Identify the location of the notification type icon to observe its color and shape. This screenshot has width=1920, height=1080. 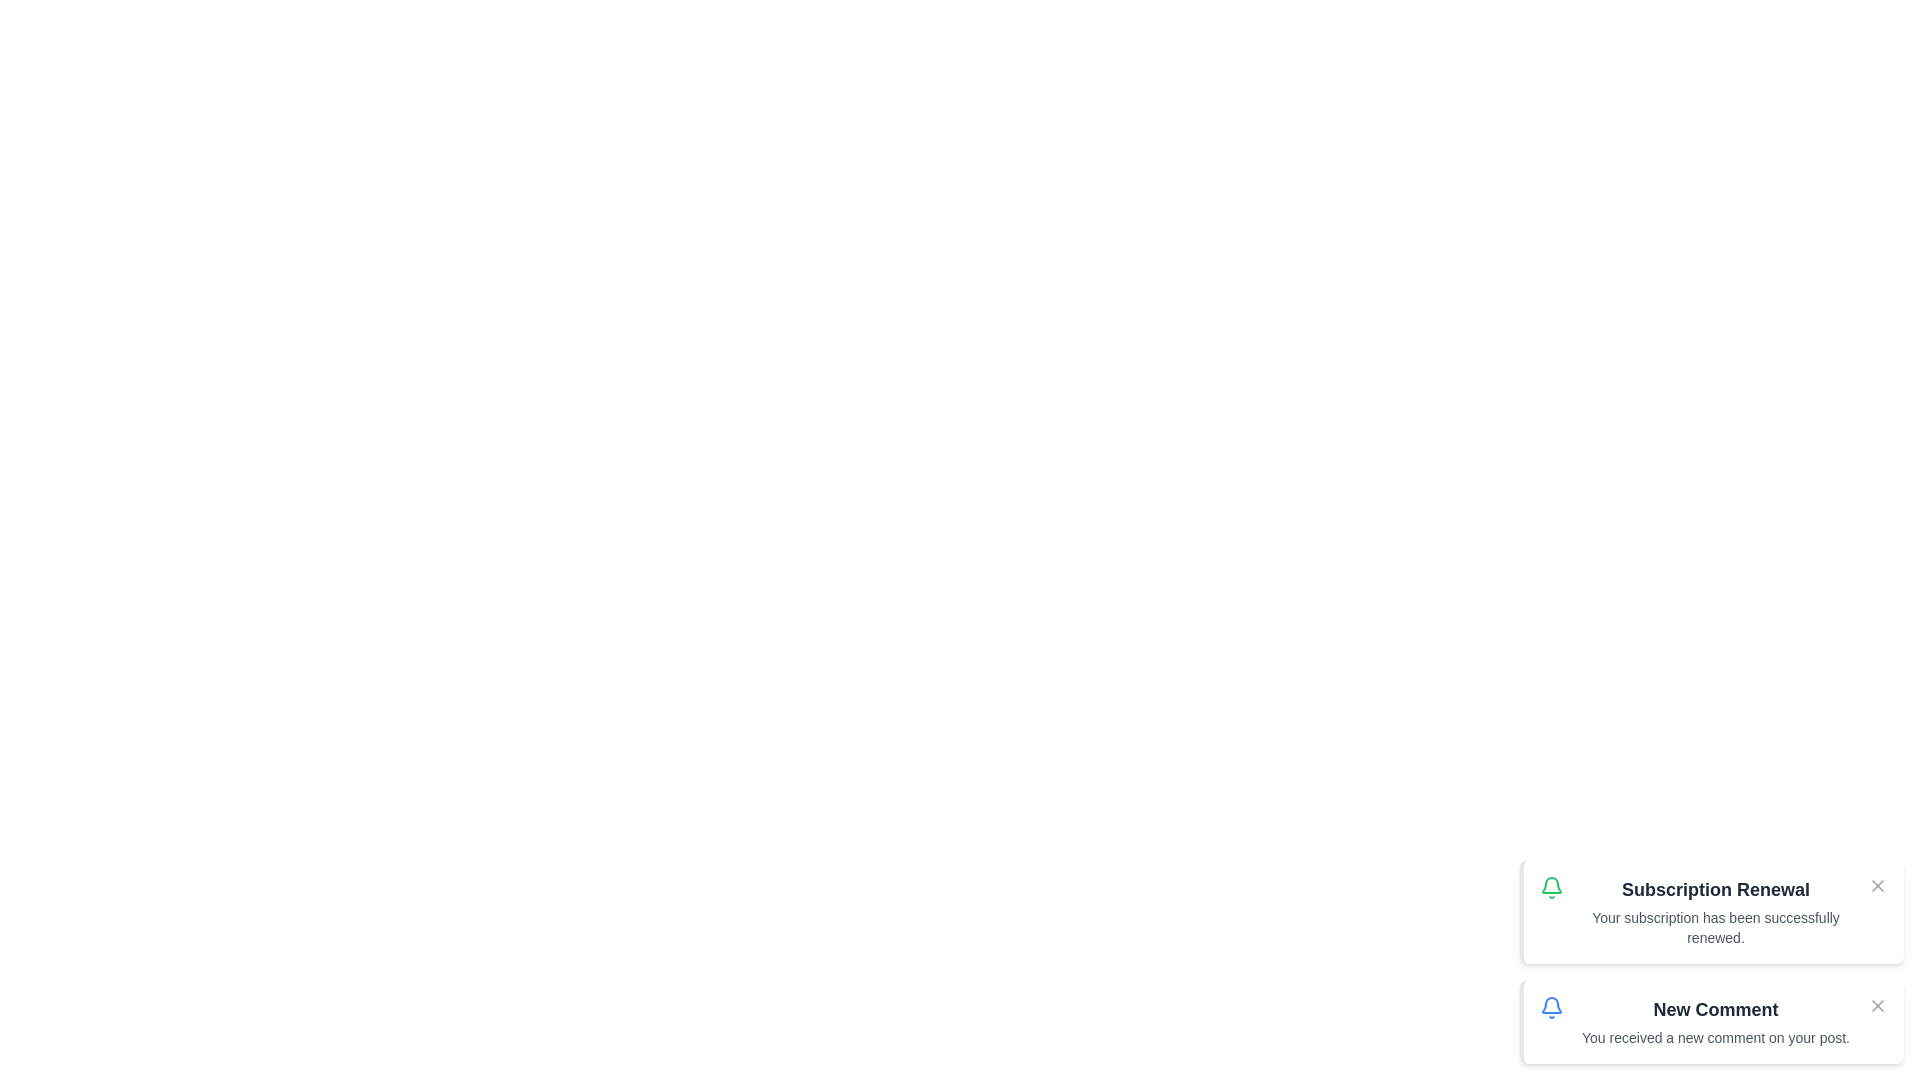
(1550, 886).